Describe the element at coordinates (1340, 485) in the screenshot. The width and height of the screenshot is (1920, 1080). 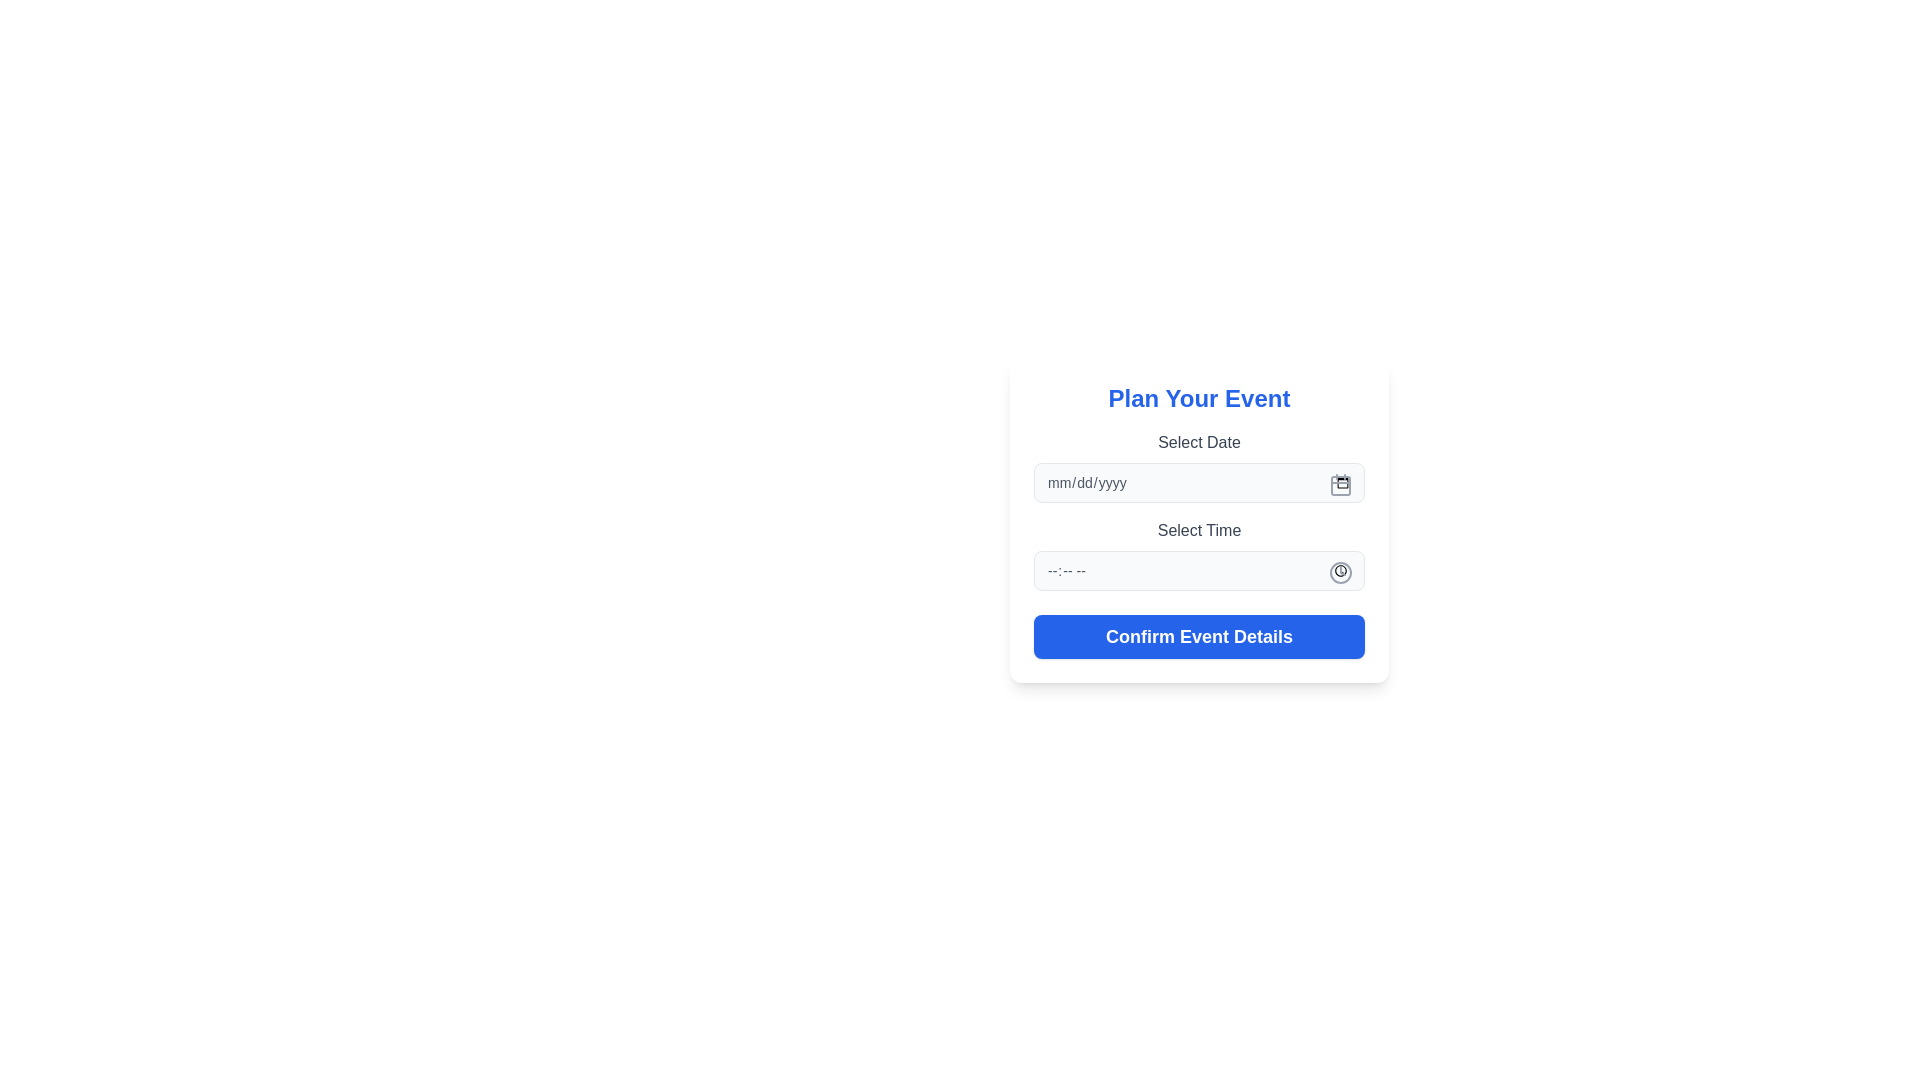
I see `the calendar icon located to the right of the 'Select Date' input field in the 'Plan Your Event' form` at that location.